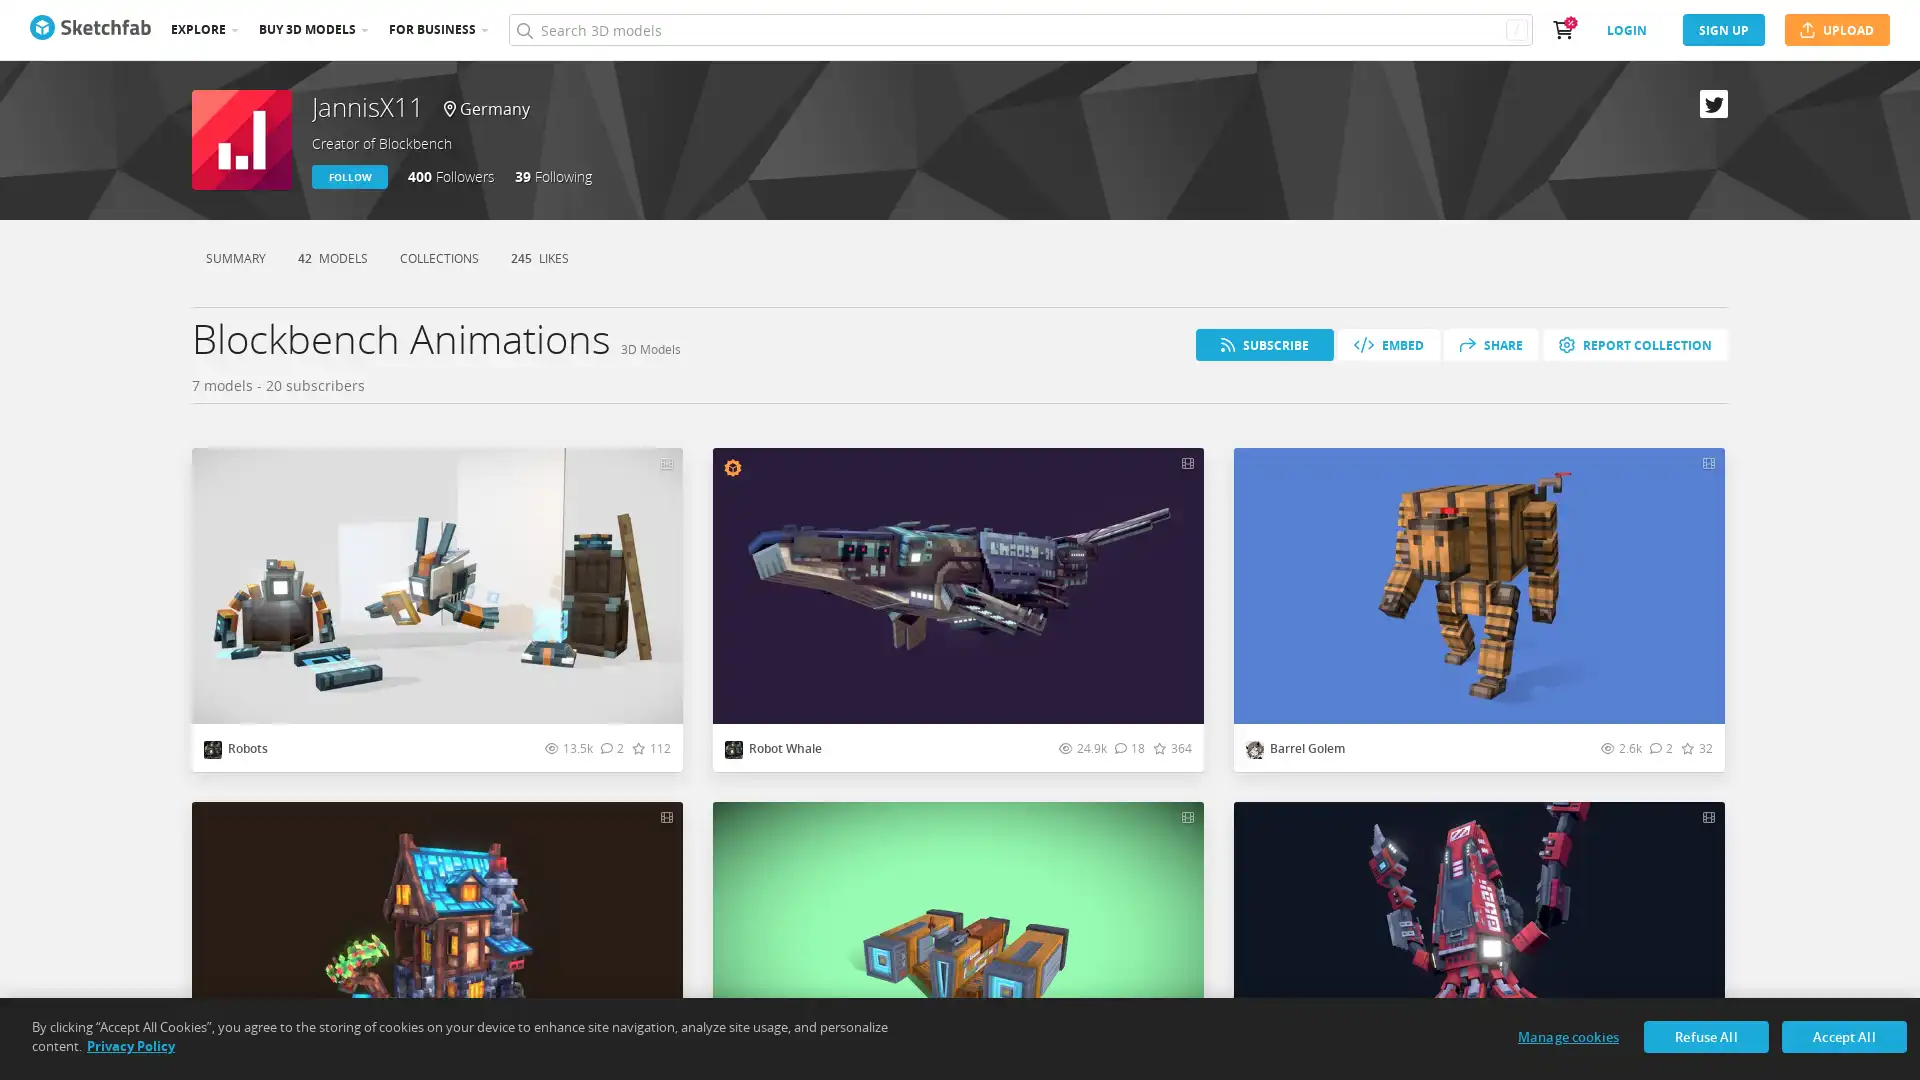 Image resolution: width=1920 pixels, height=1080 pixels. I want to click on Manage cookies, so click(1567, 1036).